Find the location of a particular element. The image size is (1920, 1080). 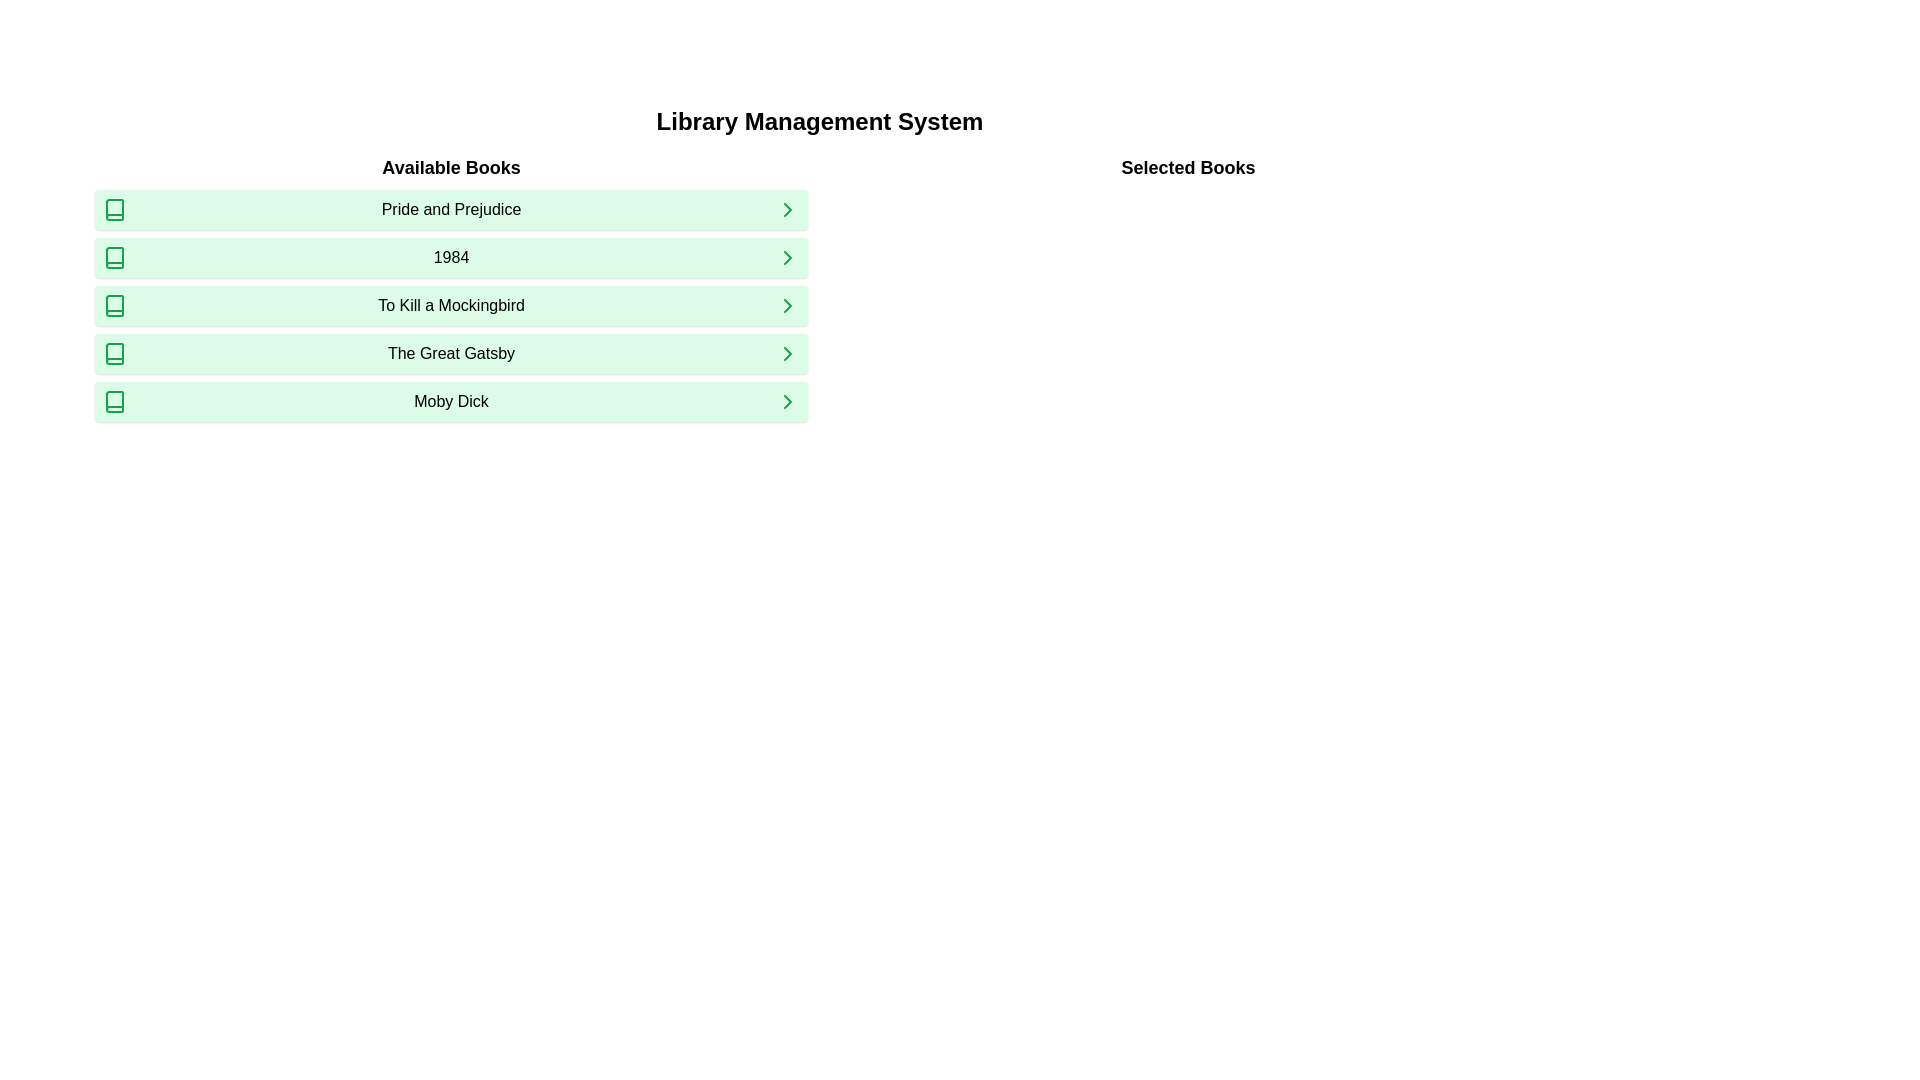

the right-pointing green chevron icon located in the last row of the 'Available Books' list next to the title 'Moby Dick' is located at coordinates (786, 401).